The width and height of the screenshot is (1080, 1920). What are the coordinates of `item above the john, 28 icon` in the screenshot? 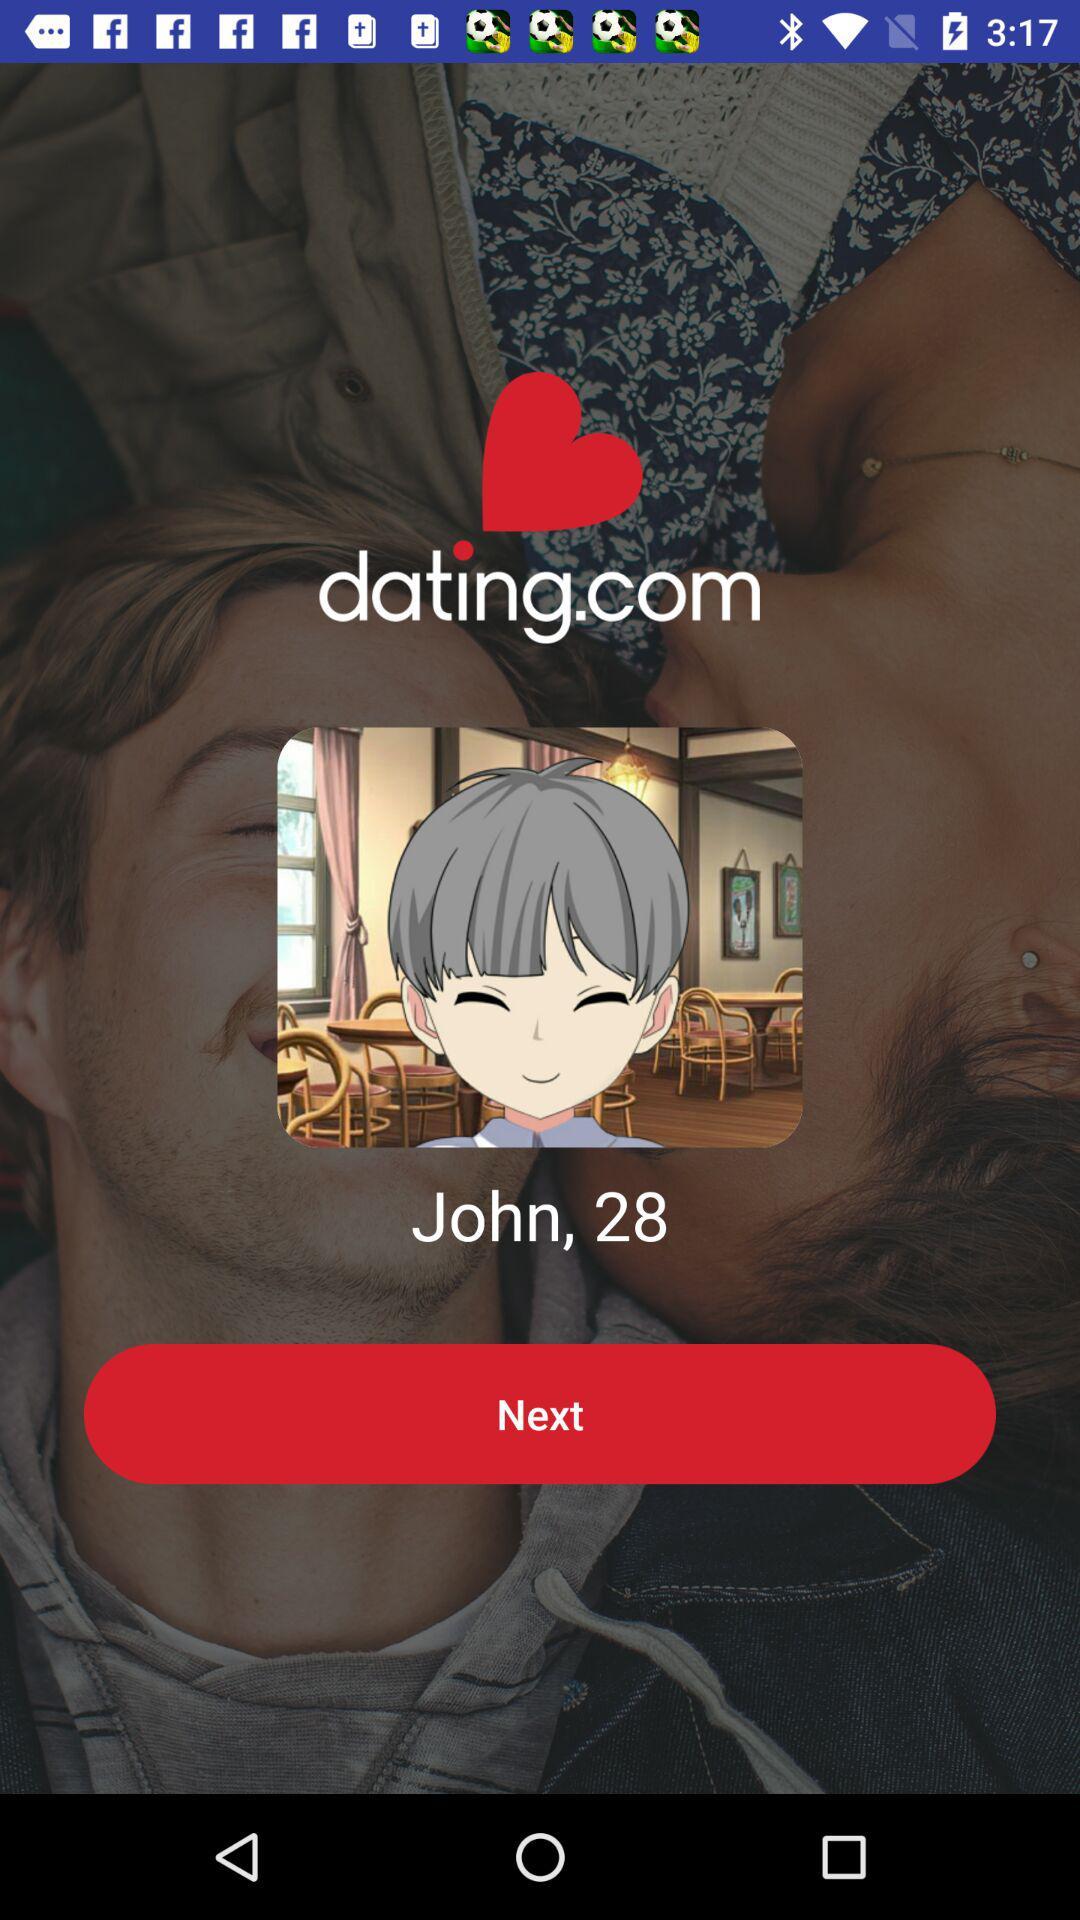 It's located at (540, 936).